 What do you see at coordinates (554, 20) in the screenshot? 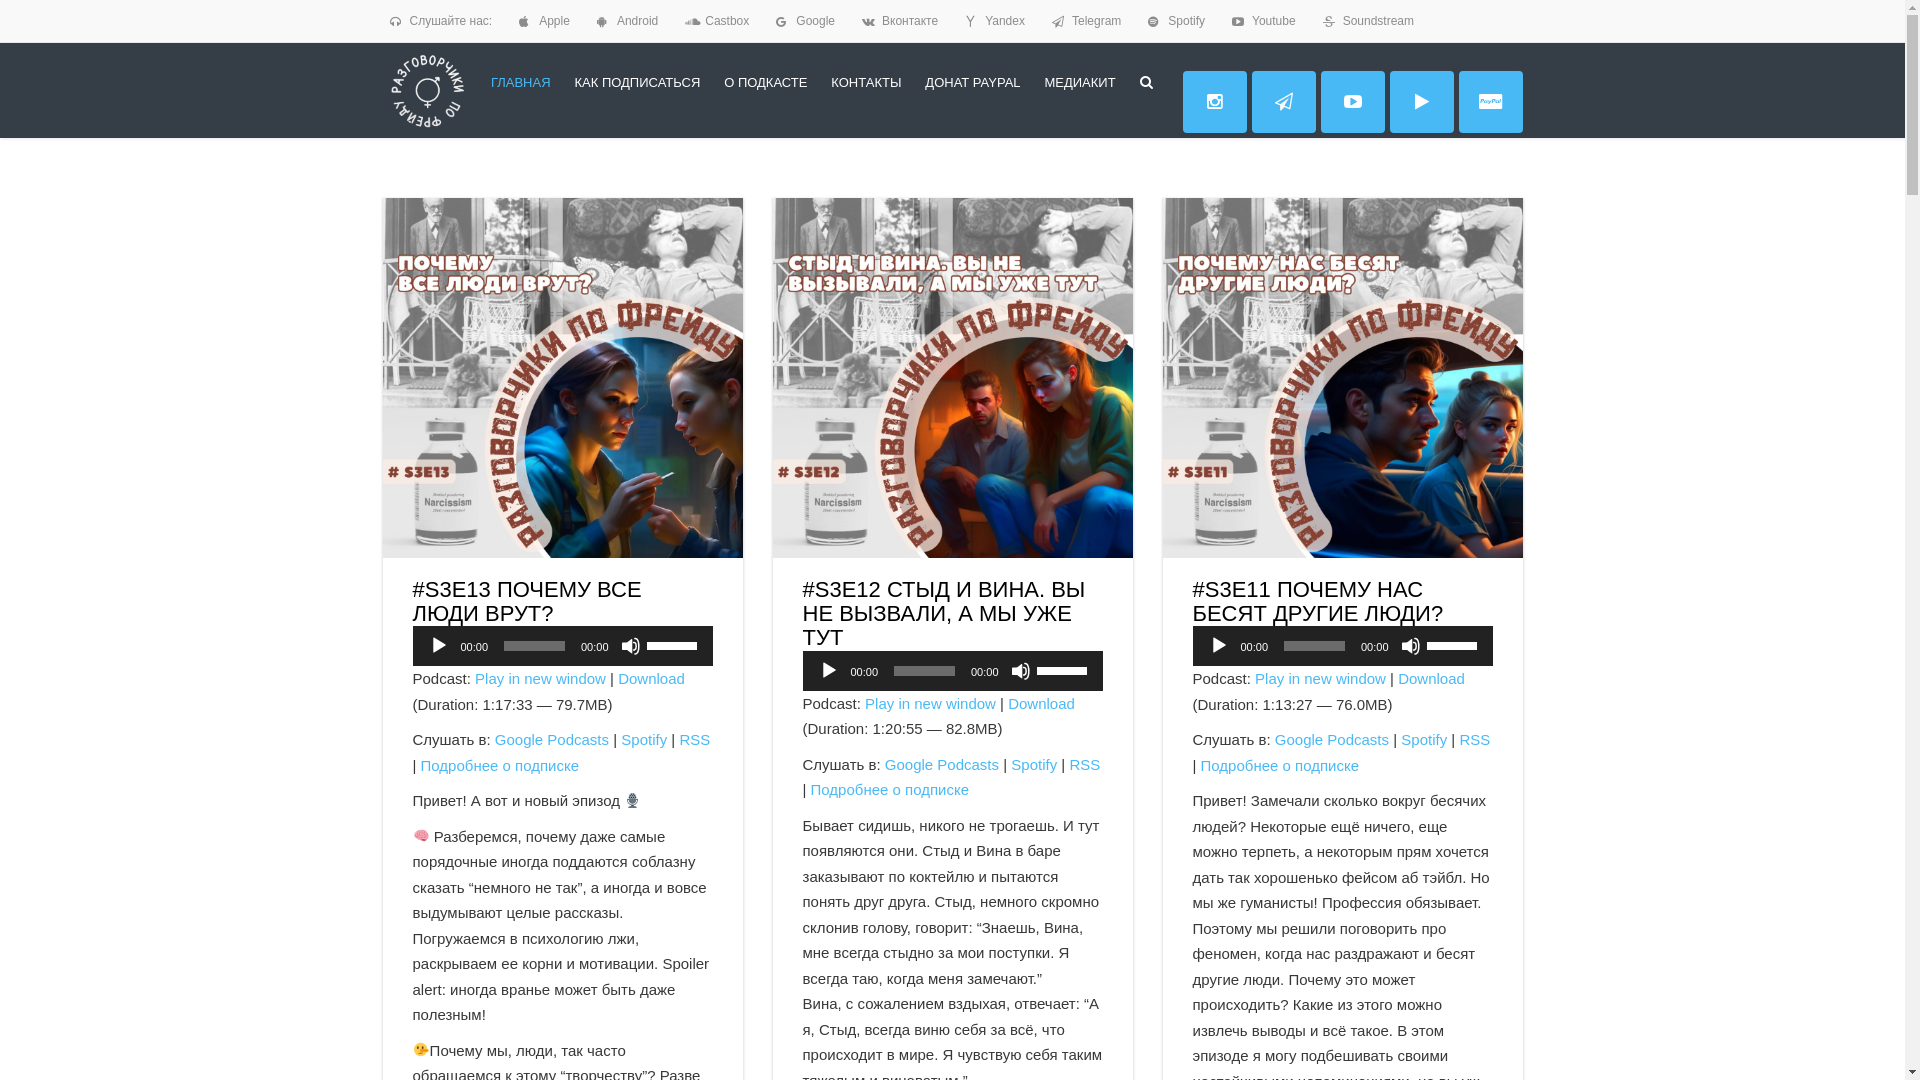
I see `'Apple'` at bounding box center [554, 20].